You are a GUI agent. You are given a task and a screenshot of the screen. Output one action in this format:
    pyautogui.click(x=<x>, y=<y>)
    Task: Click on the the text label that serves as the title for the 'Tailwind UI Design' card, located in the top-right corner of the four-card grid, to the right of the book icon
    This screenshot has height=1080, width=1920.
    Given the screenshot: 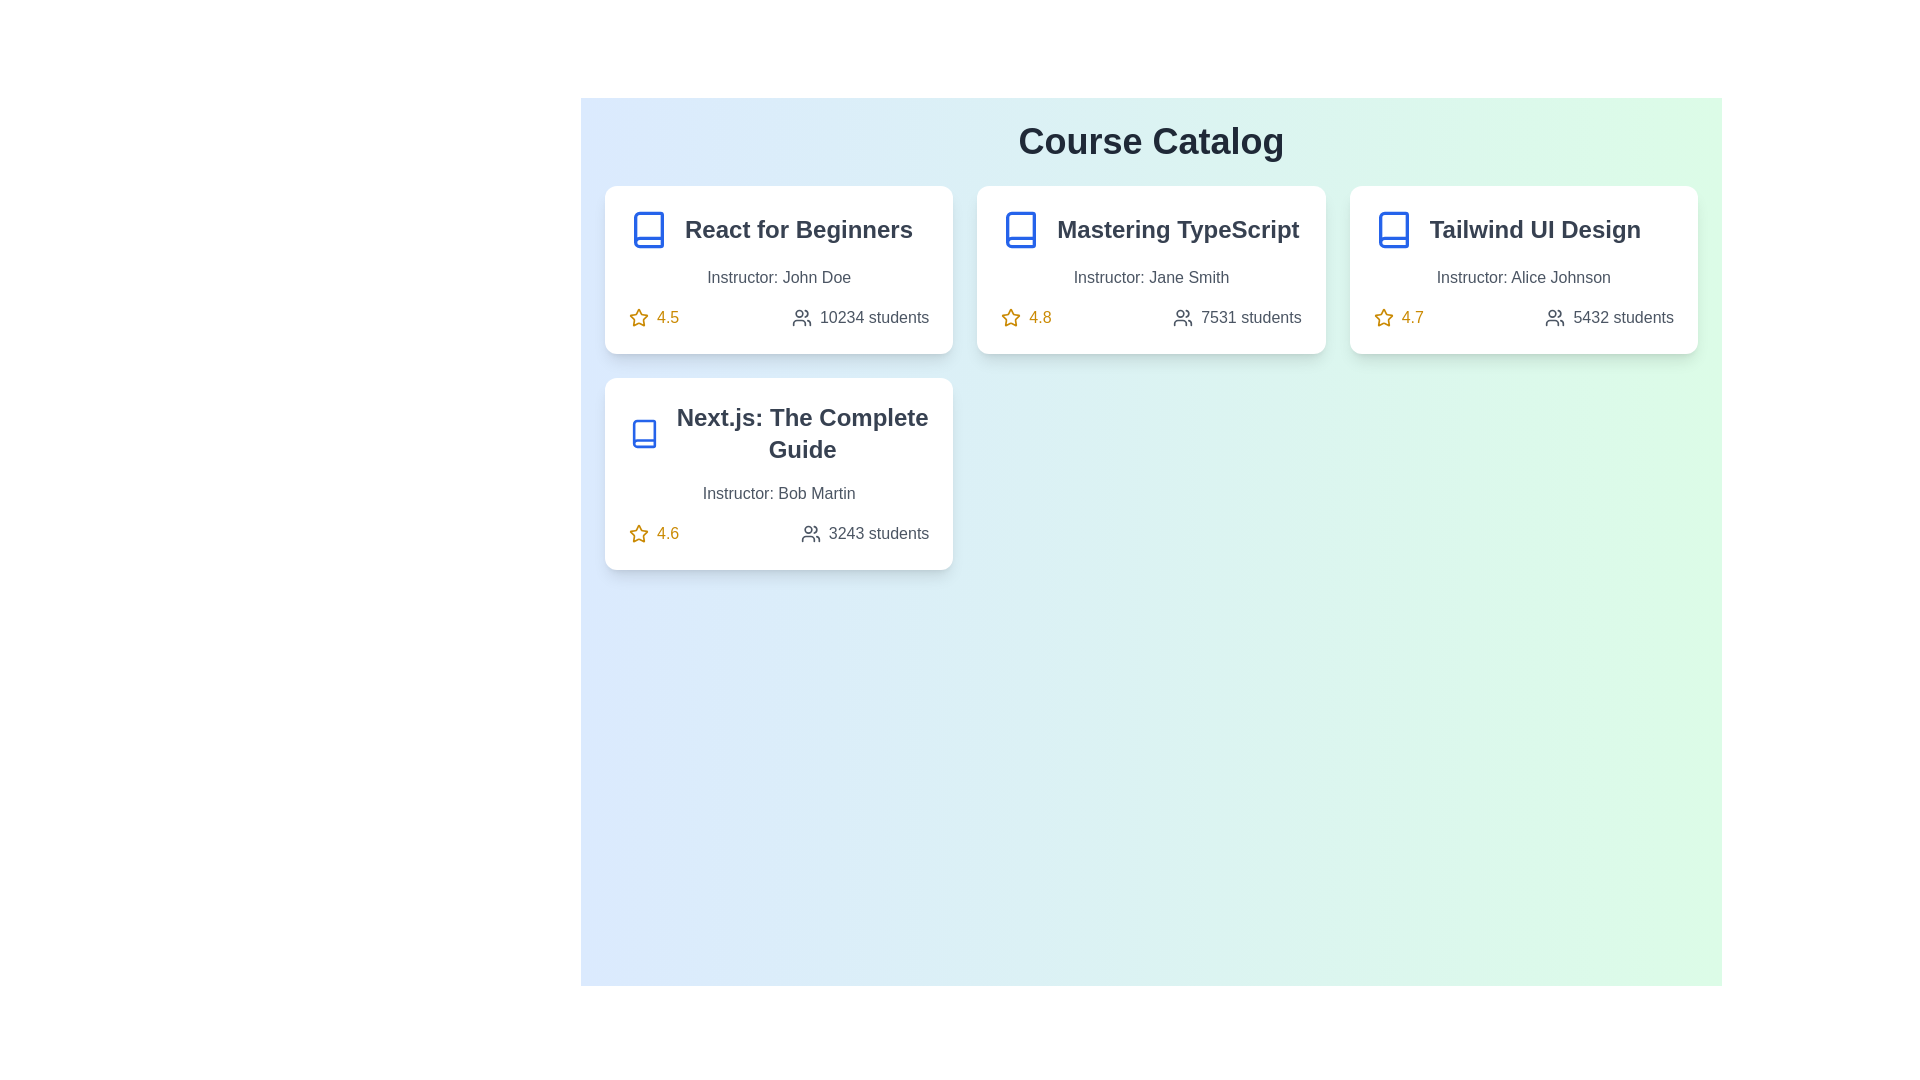 What is the action you would take?
    pyautogui.click(x=1534, y=229)
    